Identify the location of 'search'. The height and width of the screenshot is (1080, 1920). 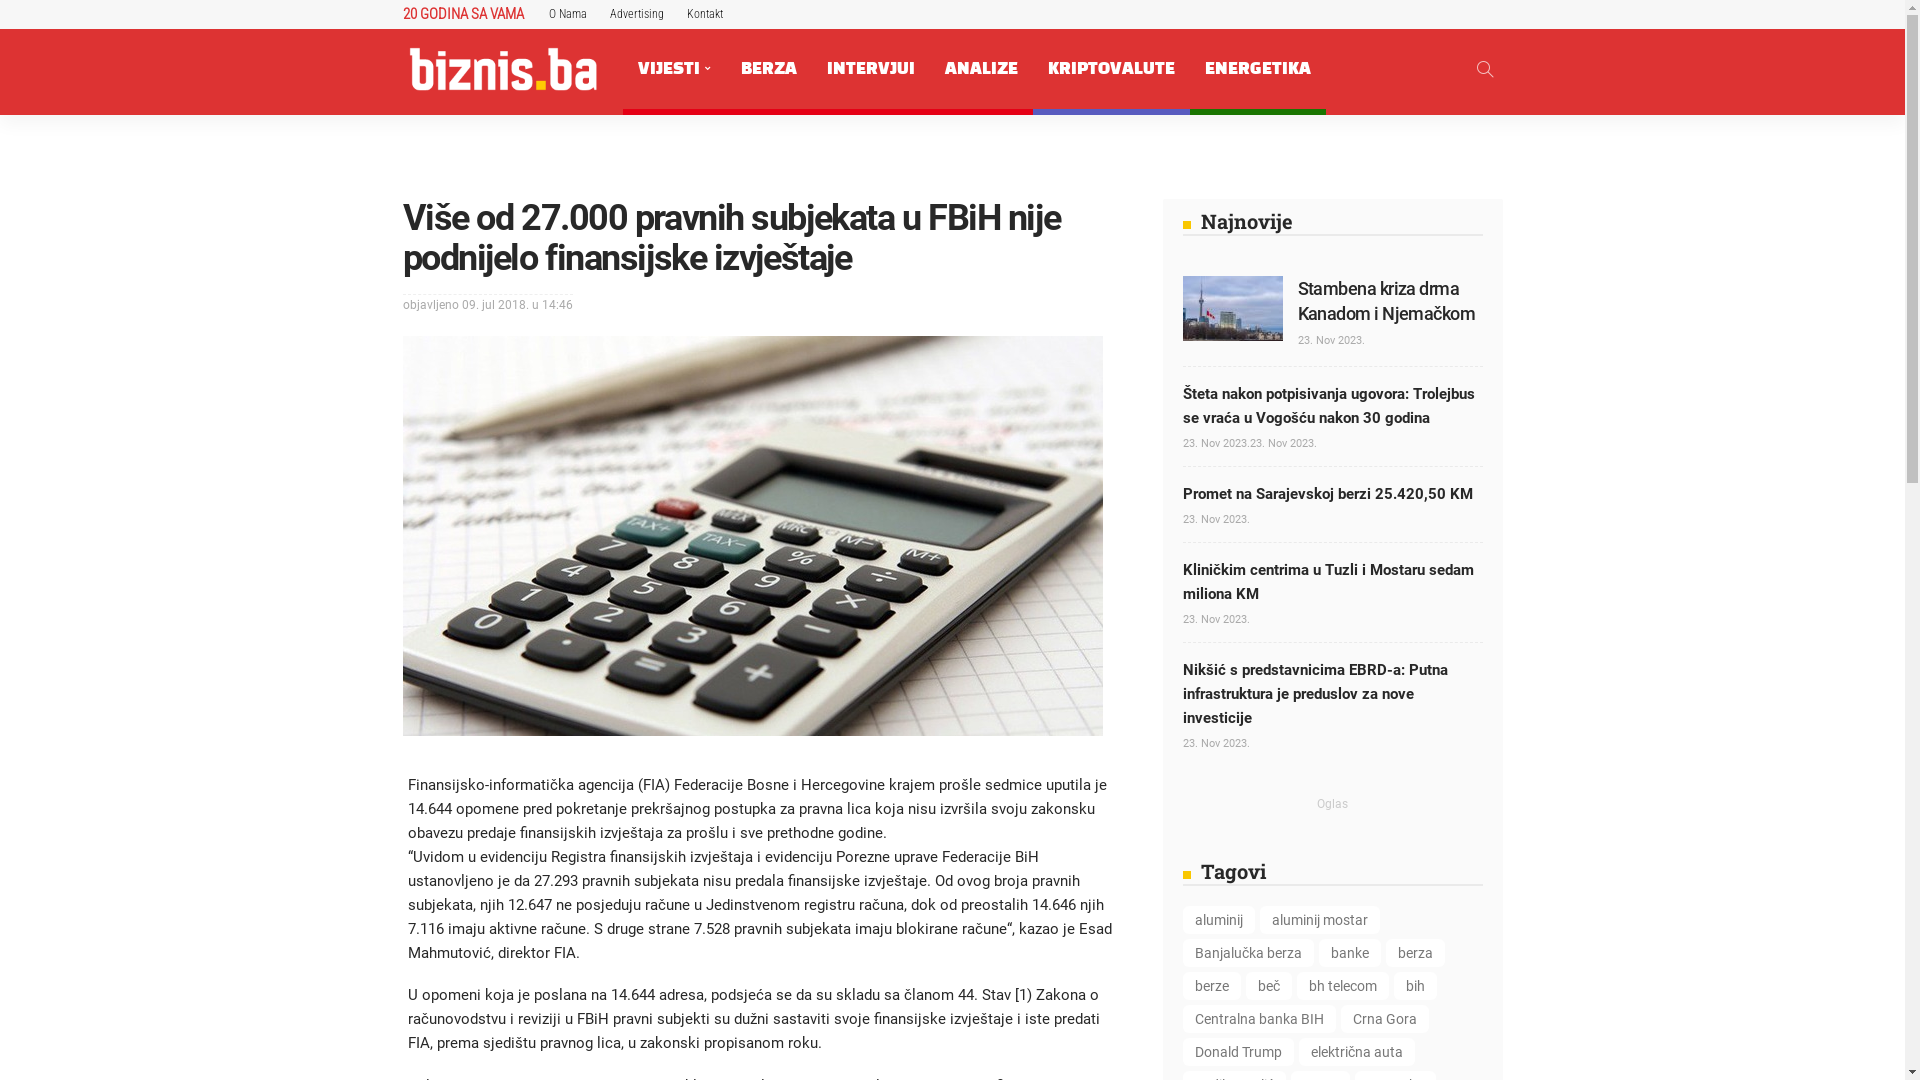
(1483, 68).